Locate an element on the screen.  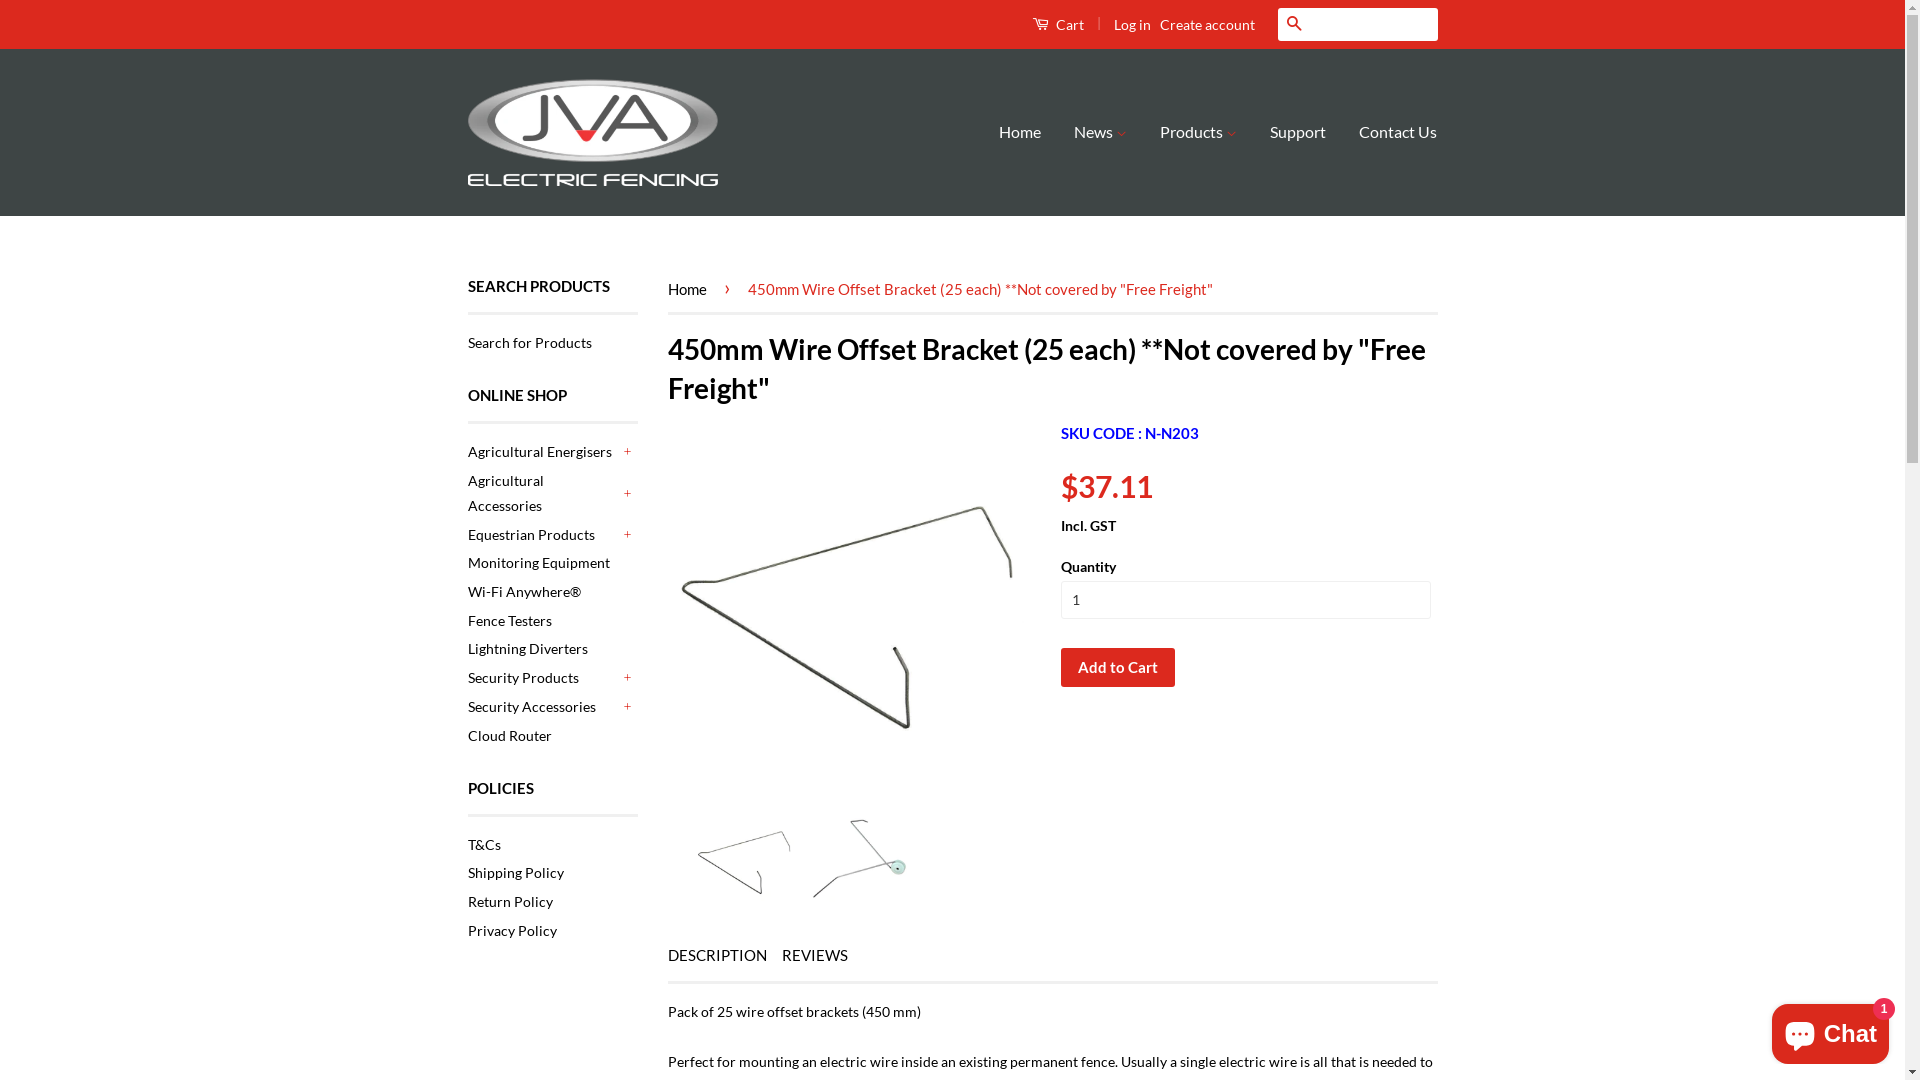
'Search' is located at coordinates (1294, 24).